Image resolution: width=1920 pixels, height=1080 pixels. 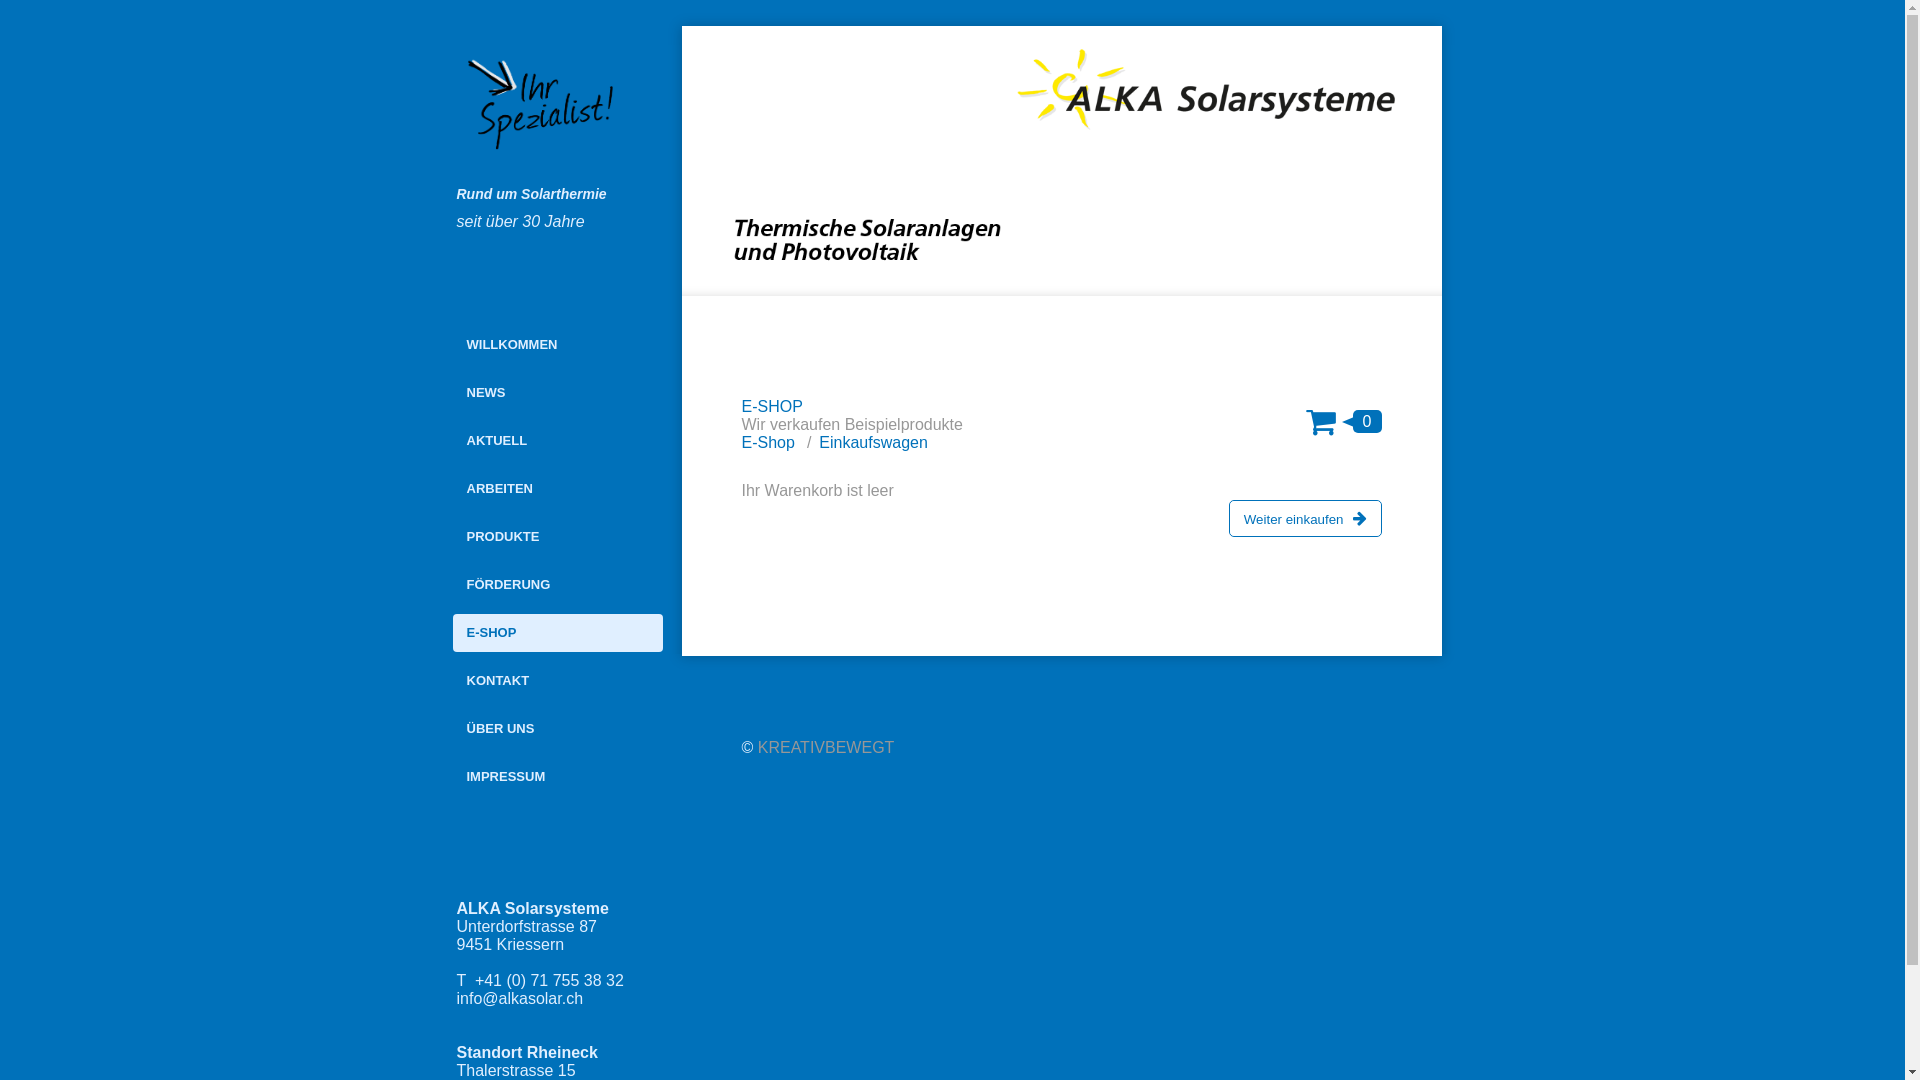 What do you see at coordinates (873, 441) in the screenshot?
I see `'Einkaufswagen'` at bounding box center [873, 441].